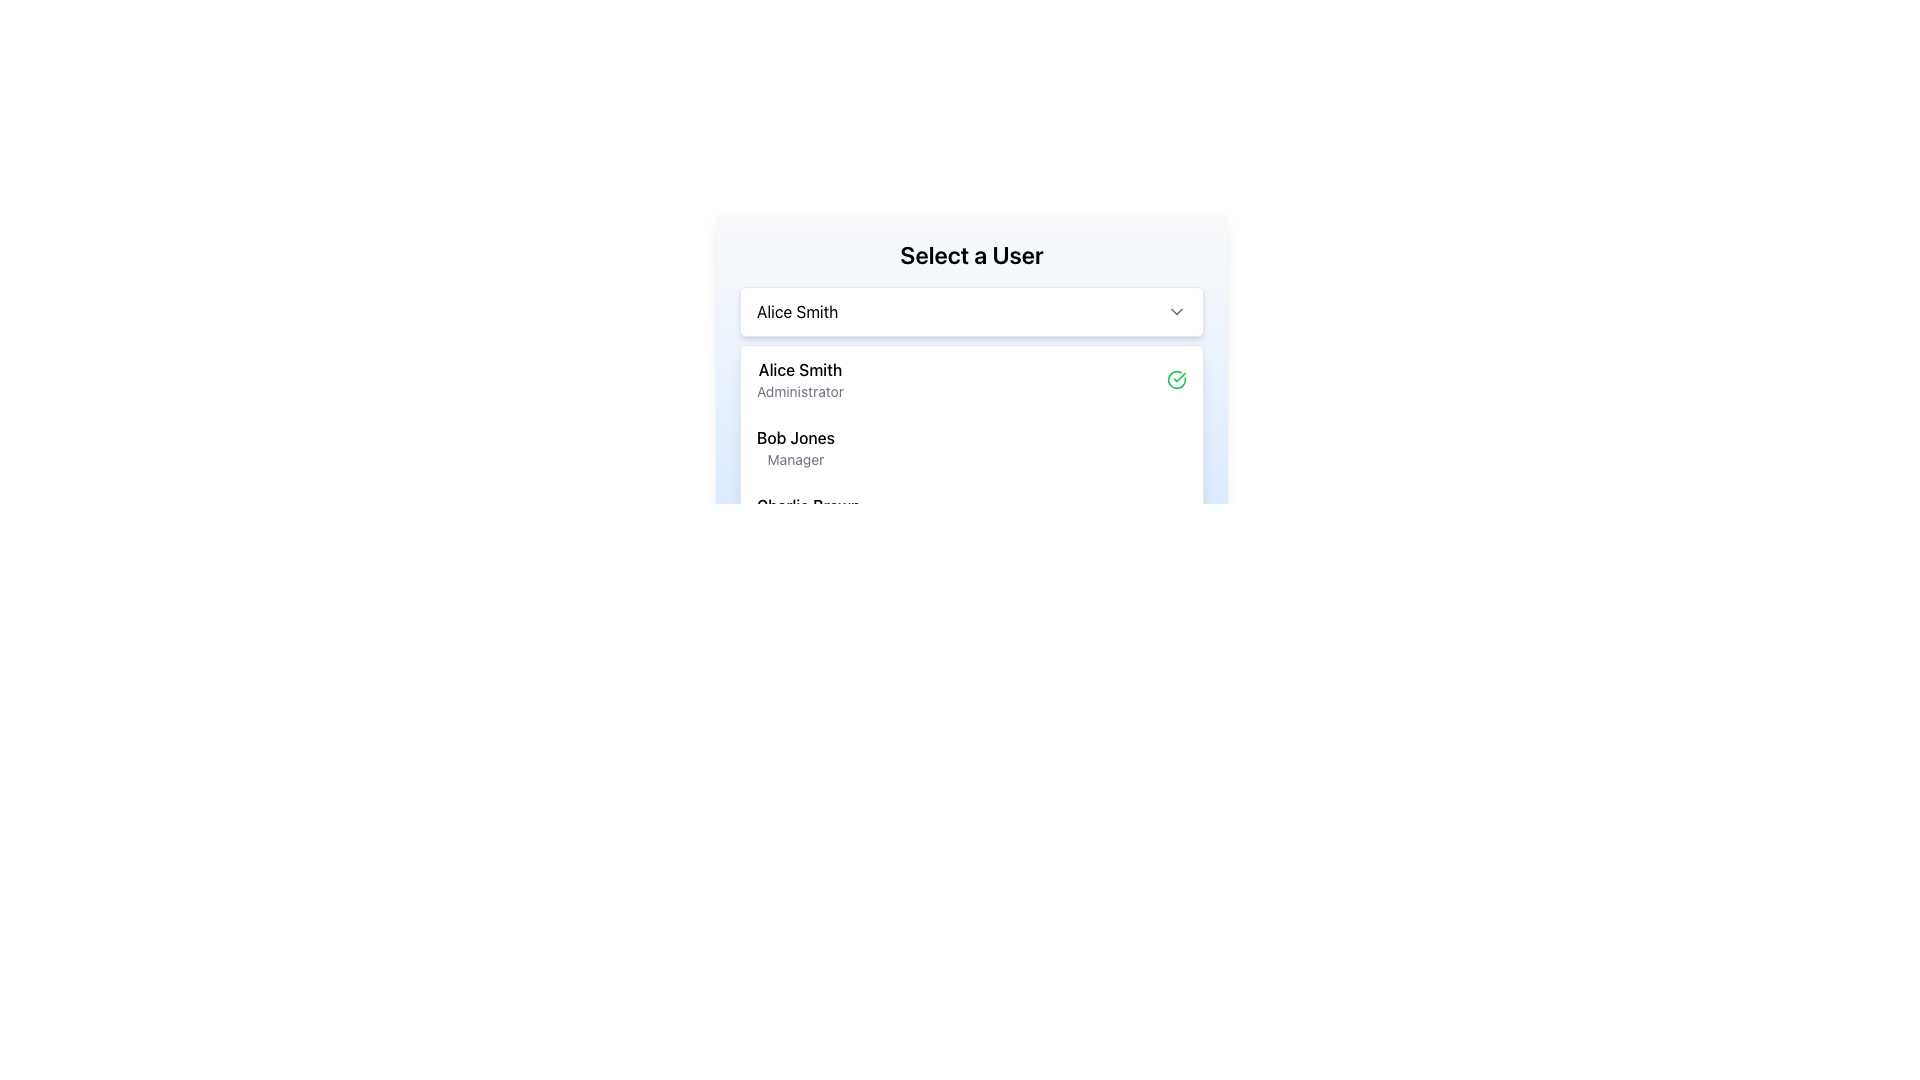 This screenshot has width=1920, height=1080. Describe the element at coordinates (795, 446) in the screenshot. I see `the selectable list item representing 'Bob Jones', the 'Manager'` at that location.